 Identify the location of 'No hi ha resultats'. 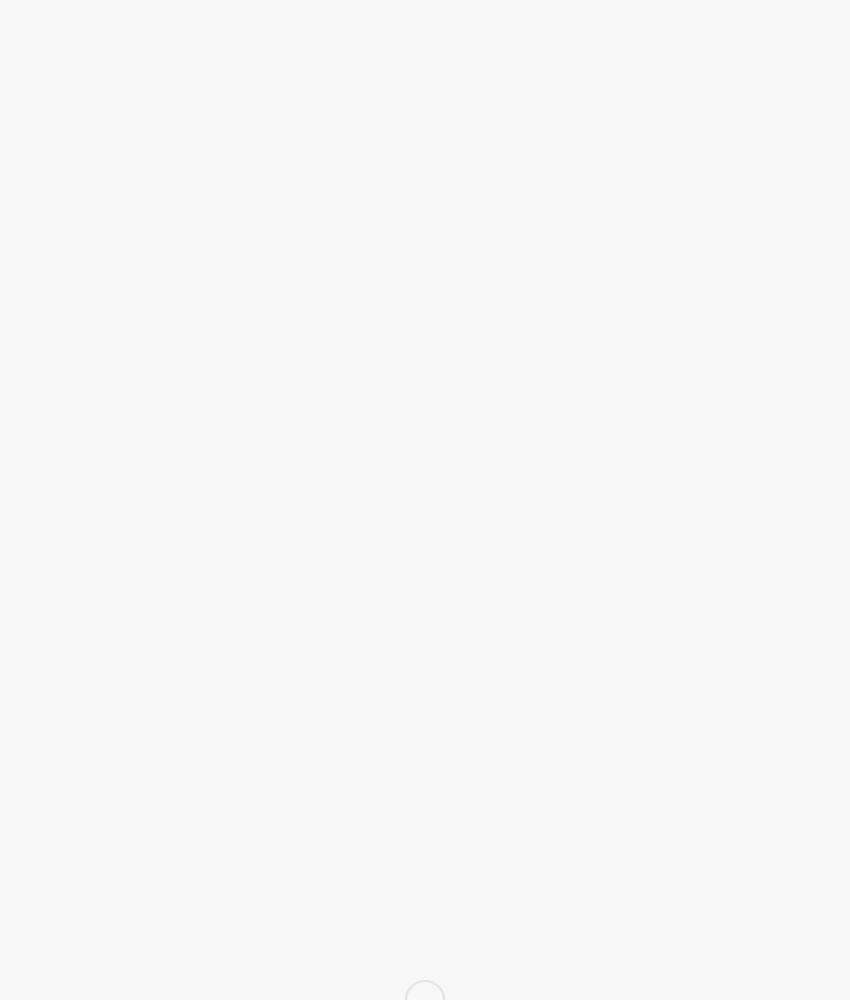
(146, 218).